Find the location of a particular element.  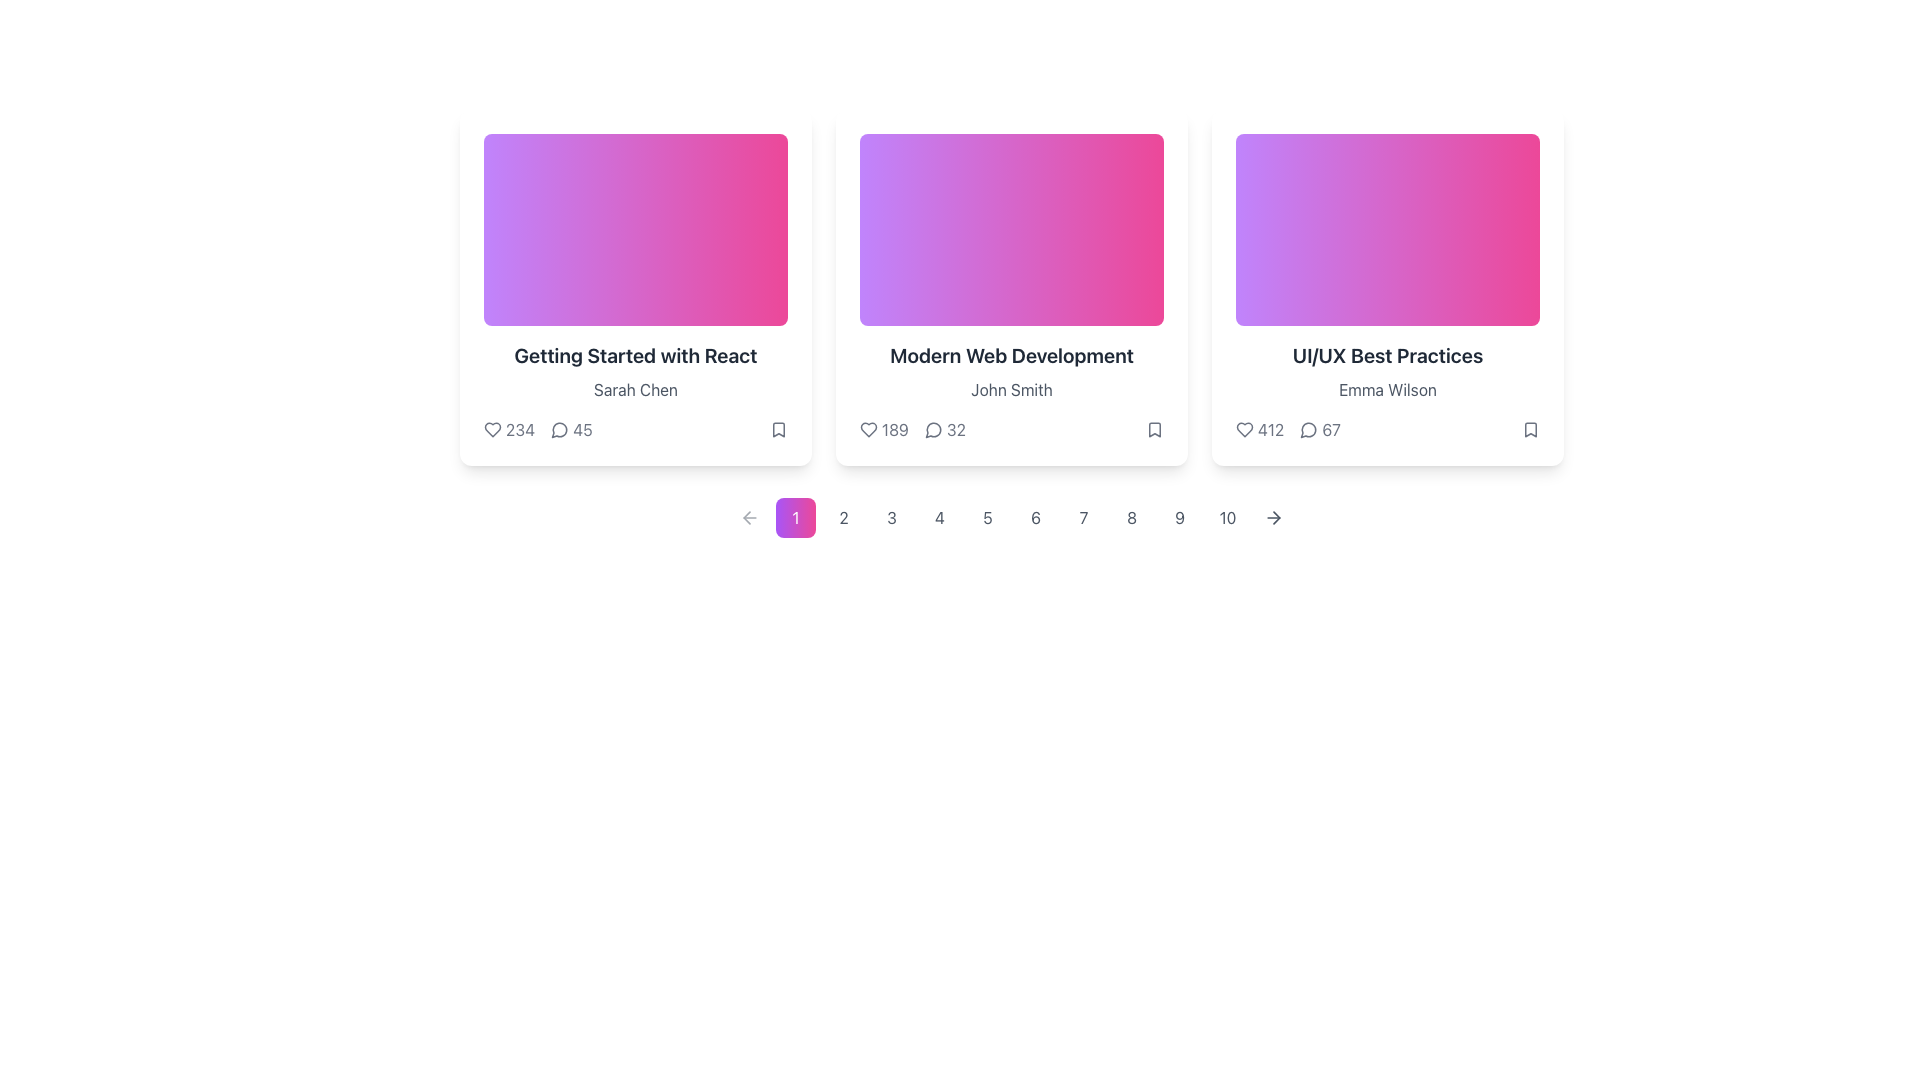

the leftward-pointing arrow icon button located in the bottom section of the page is located at coordinates (748, 516).